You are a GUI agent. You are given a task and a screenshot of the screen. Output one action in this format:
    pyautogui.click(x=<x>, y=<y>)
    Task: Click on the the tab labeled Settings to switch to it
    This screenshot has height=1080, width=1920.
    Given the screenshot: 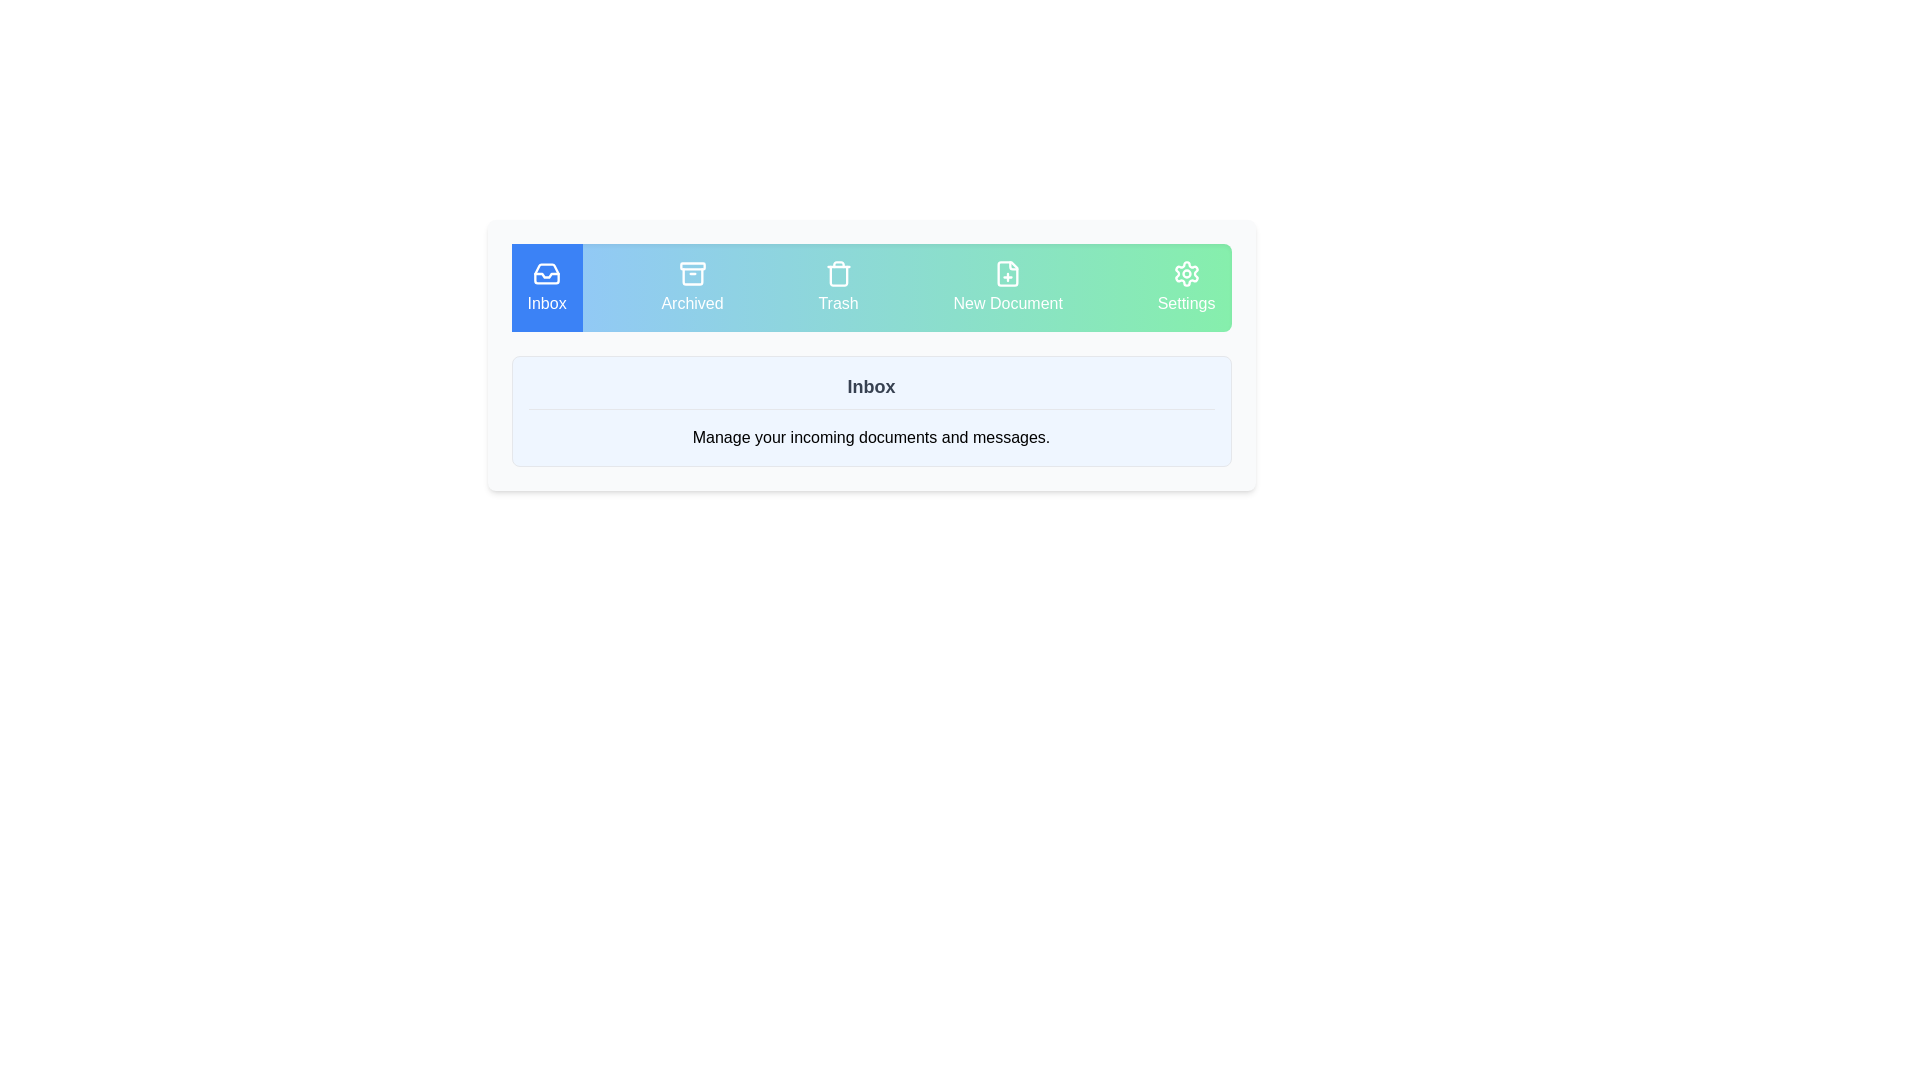 What is the action you would take?
    pyautogui.click(x=1185, y=288)
    